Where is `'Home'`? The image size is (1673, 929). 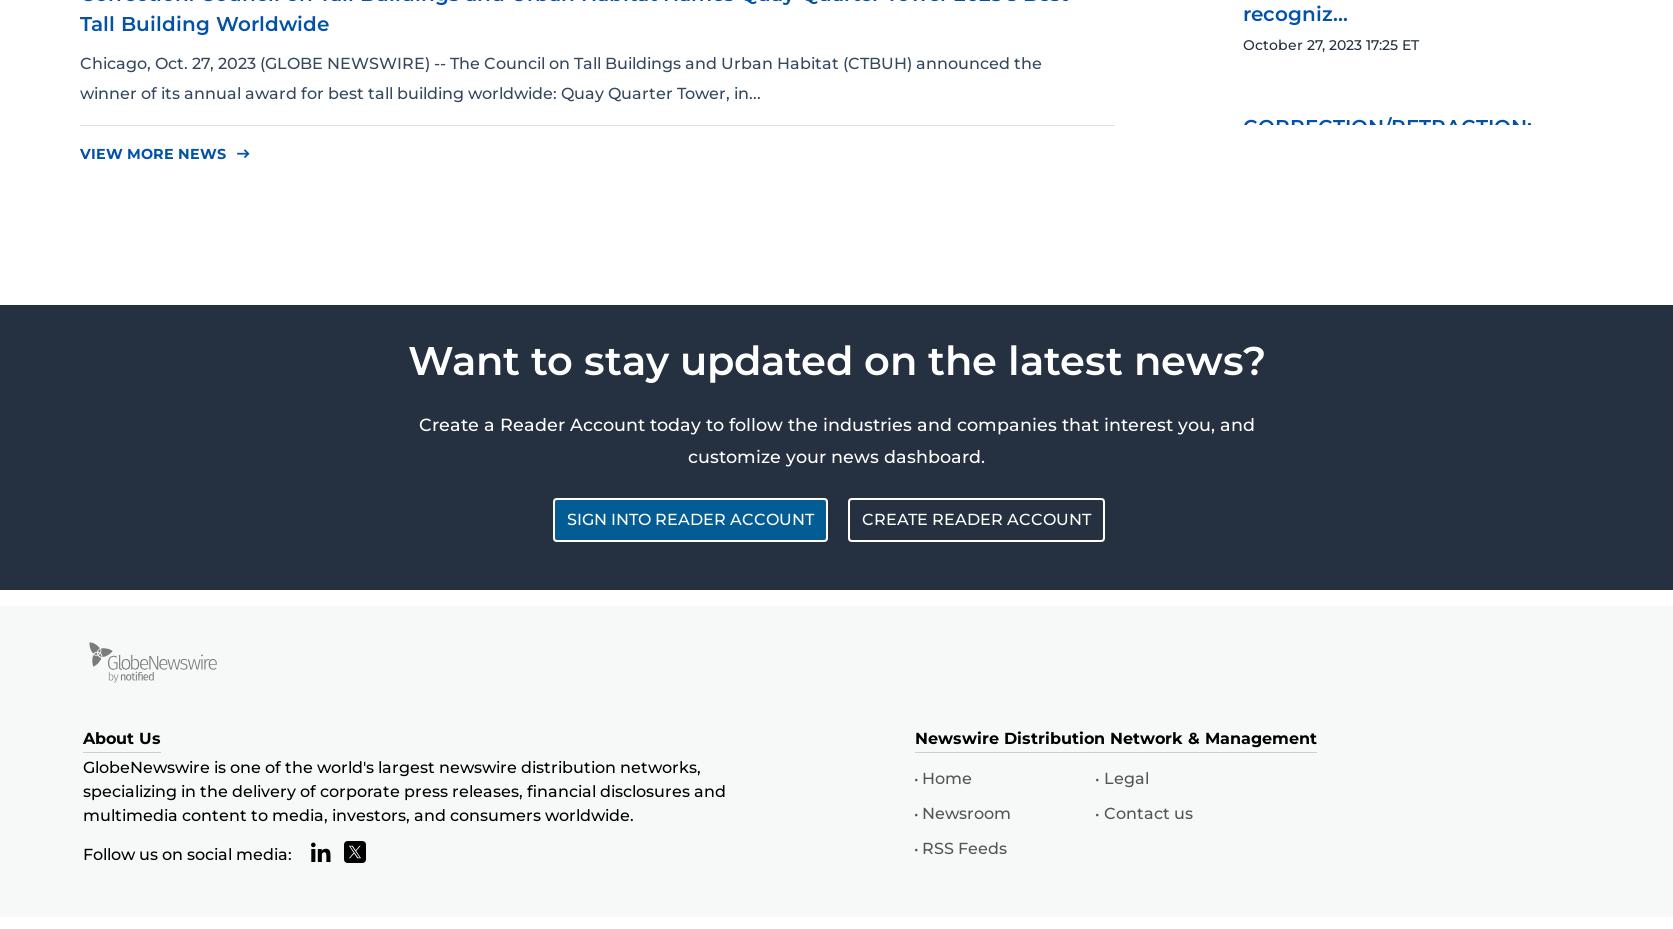
'Home' is located at coordinates (945, 776).